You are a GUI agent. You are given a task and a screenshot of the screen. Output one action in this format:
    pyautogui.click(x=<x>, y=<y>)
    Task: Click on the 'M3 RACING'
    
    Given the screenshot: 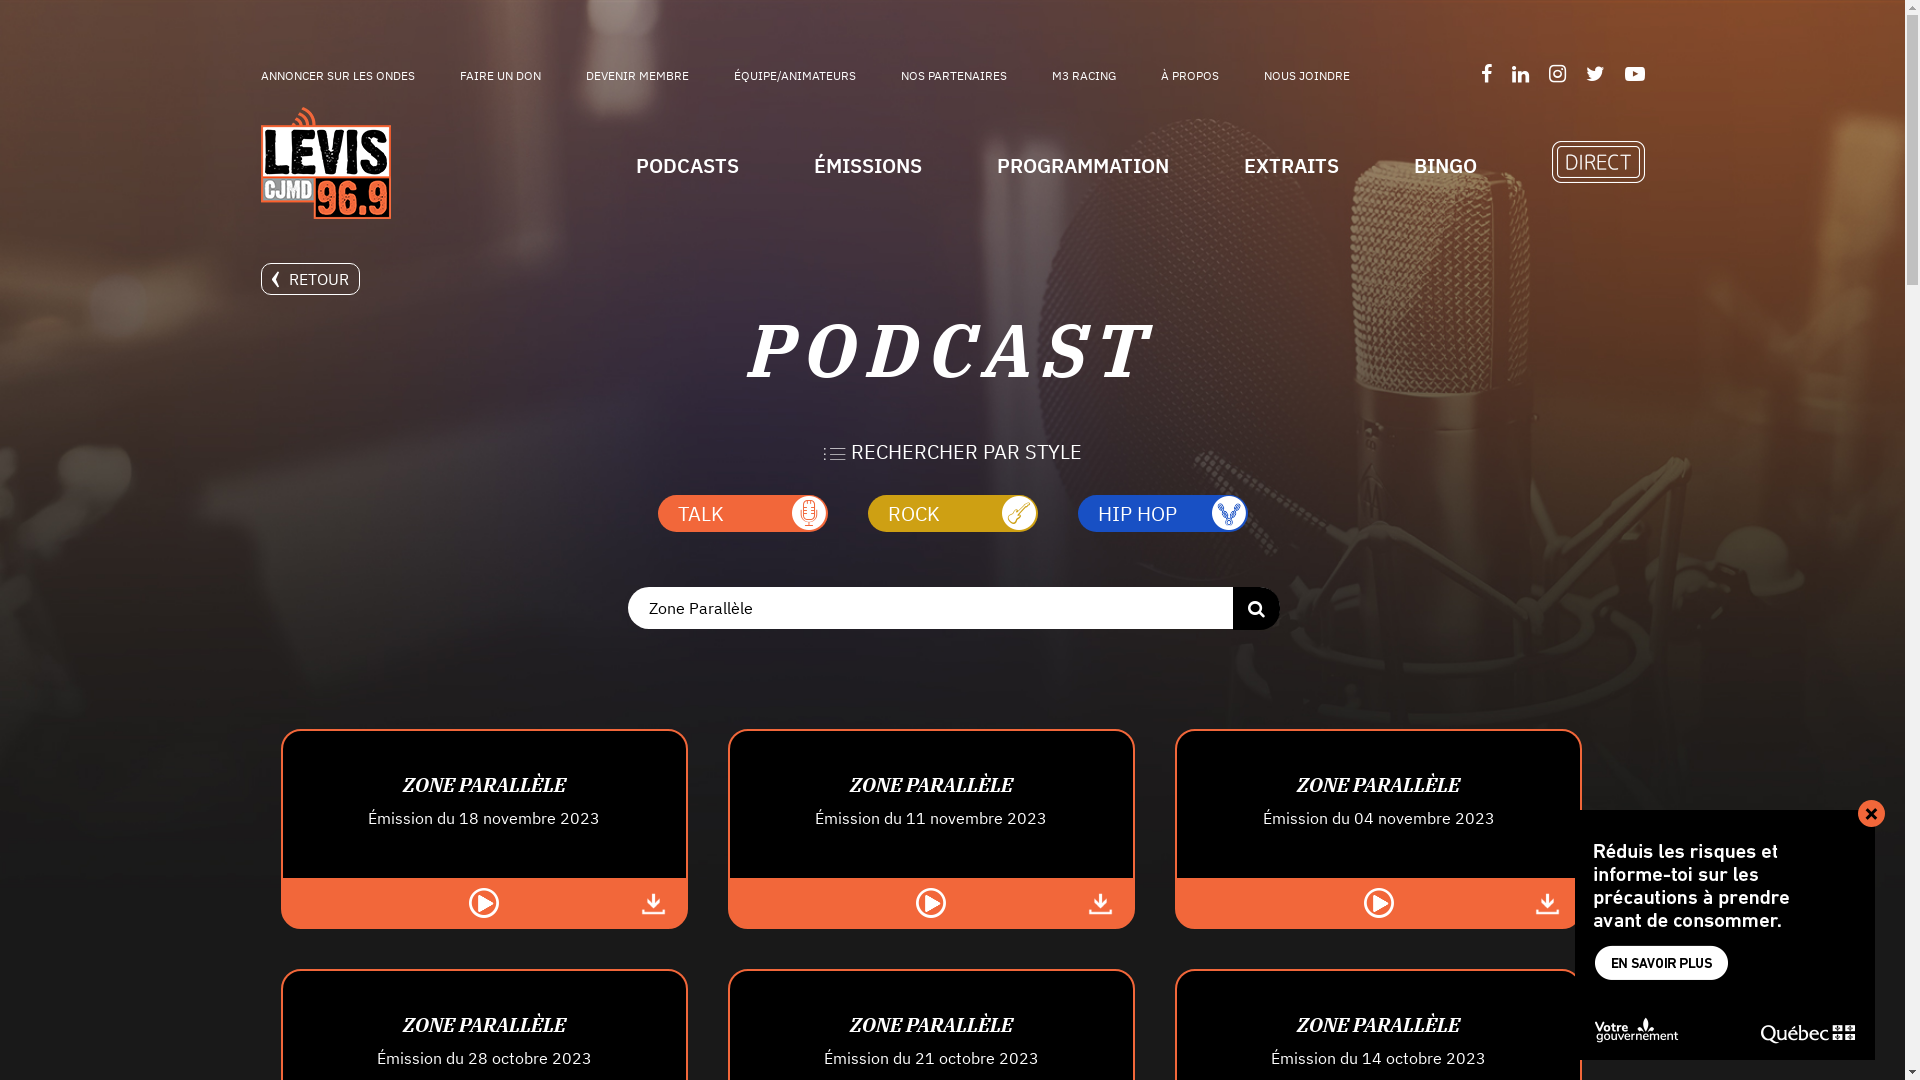 What is the action you would take?
    pyautogui.click(x=1083, y=74)
    